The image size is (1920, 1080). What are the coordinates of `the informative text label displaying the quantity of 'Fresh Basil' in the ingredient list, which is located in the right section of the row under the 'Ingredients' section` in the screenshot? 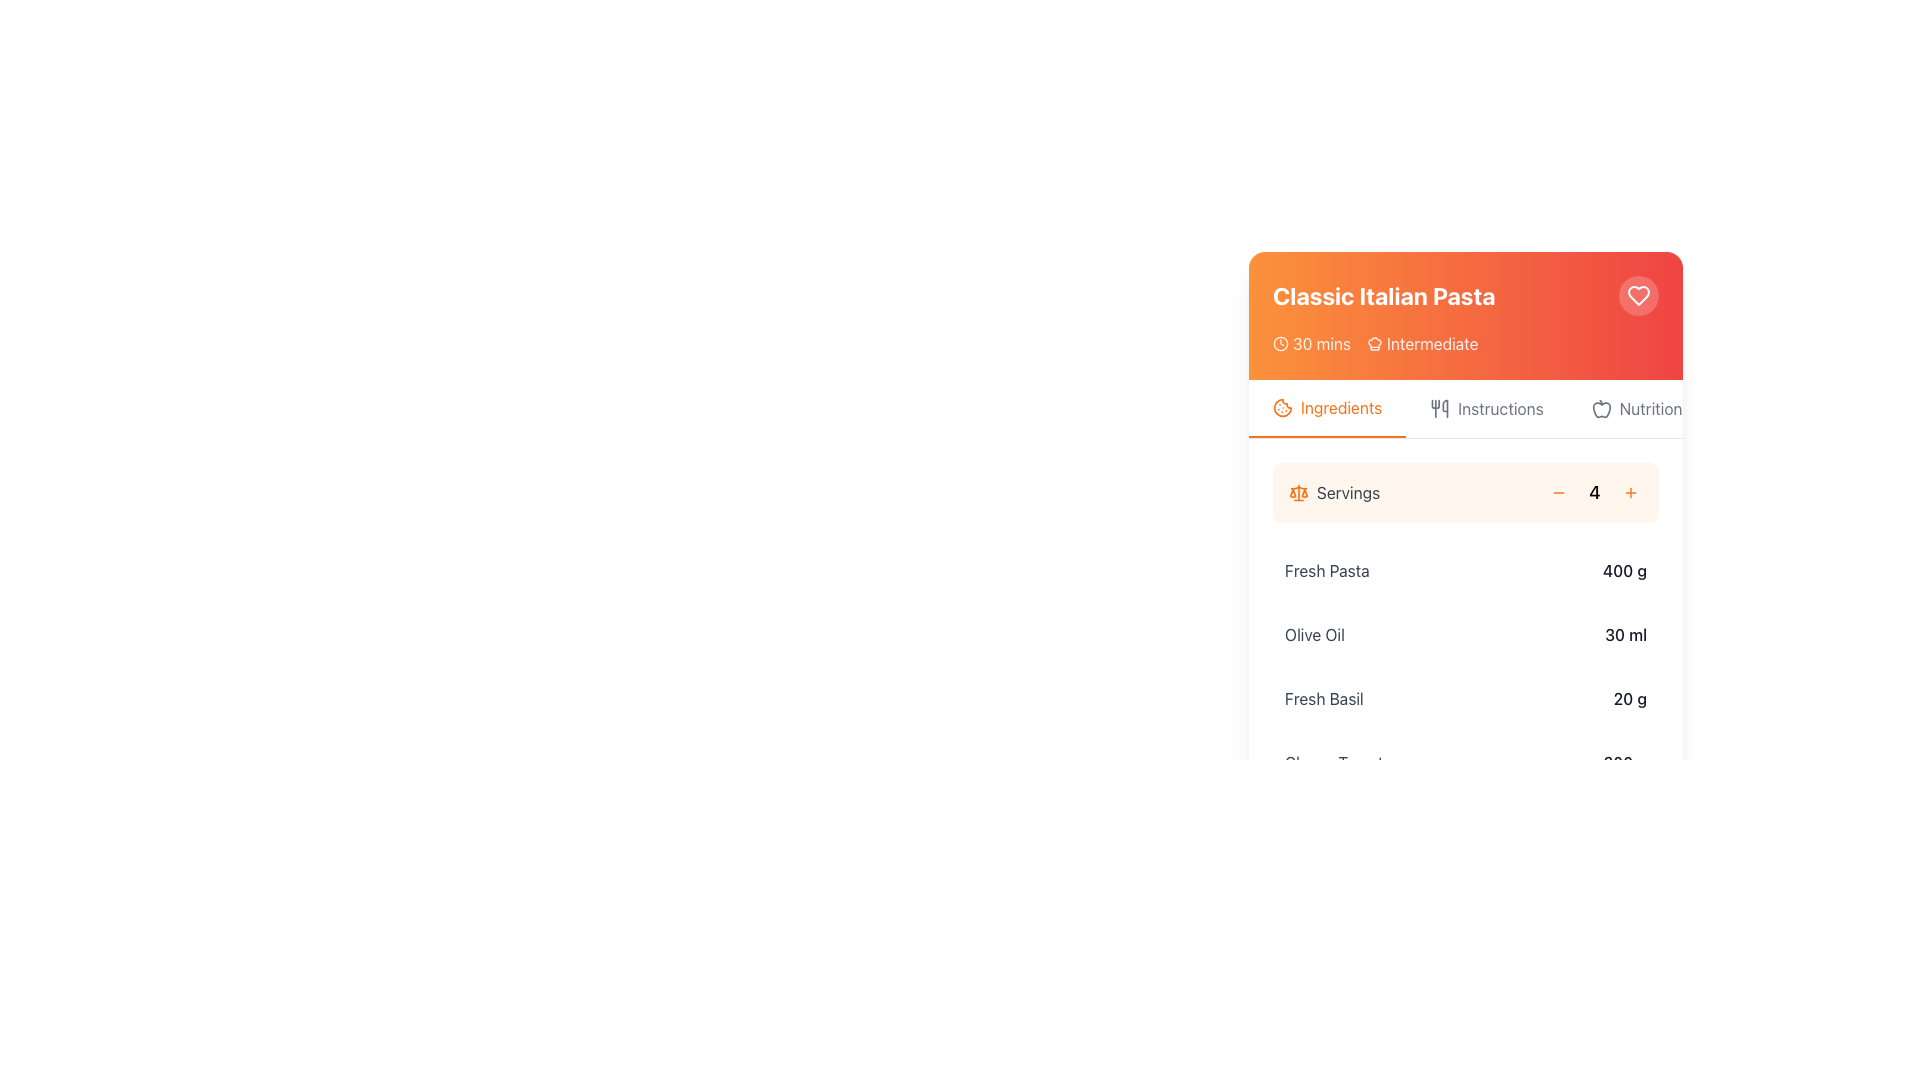 It's located at (1630, 697).